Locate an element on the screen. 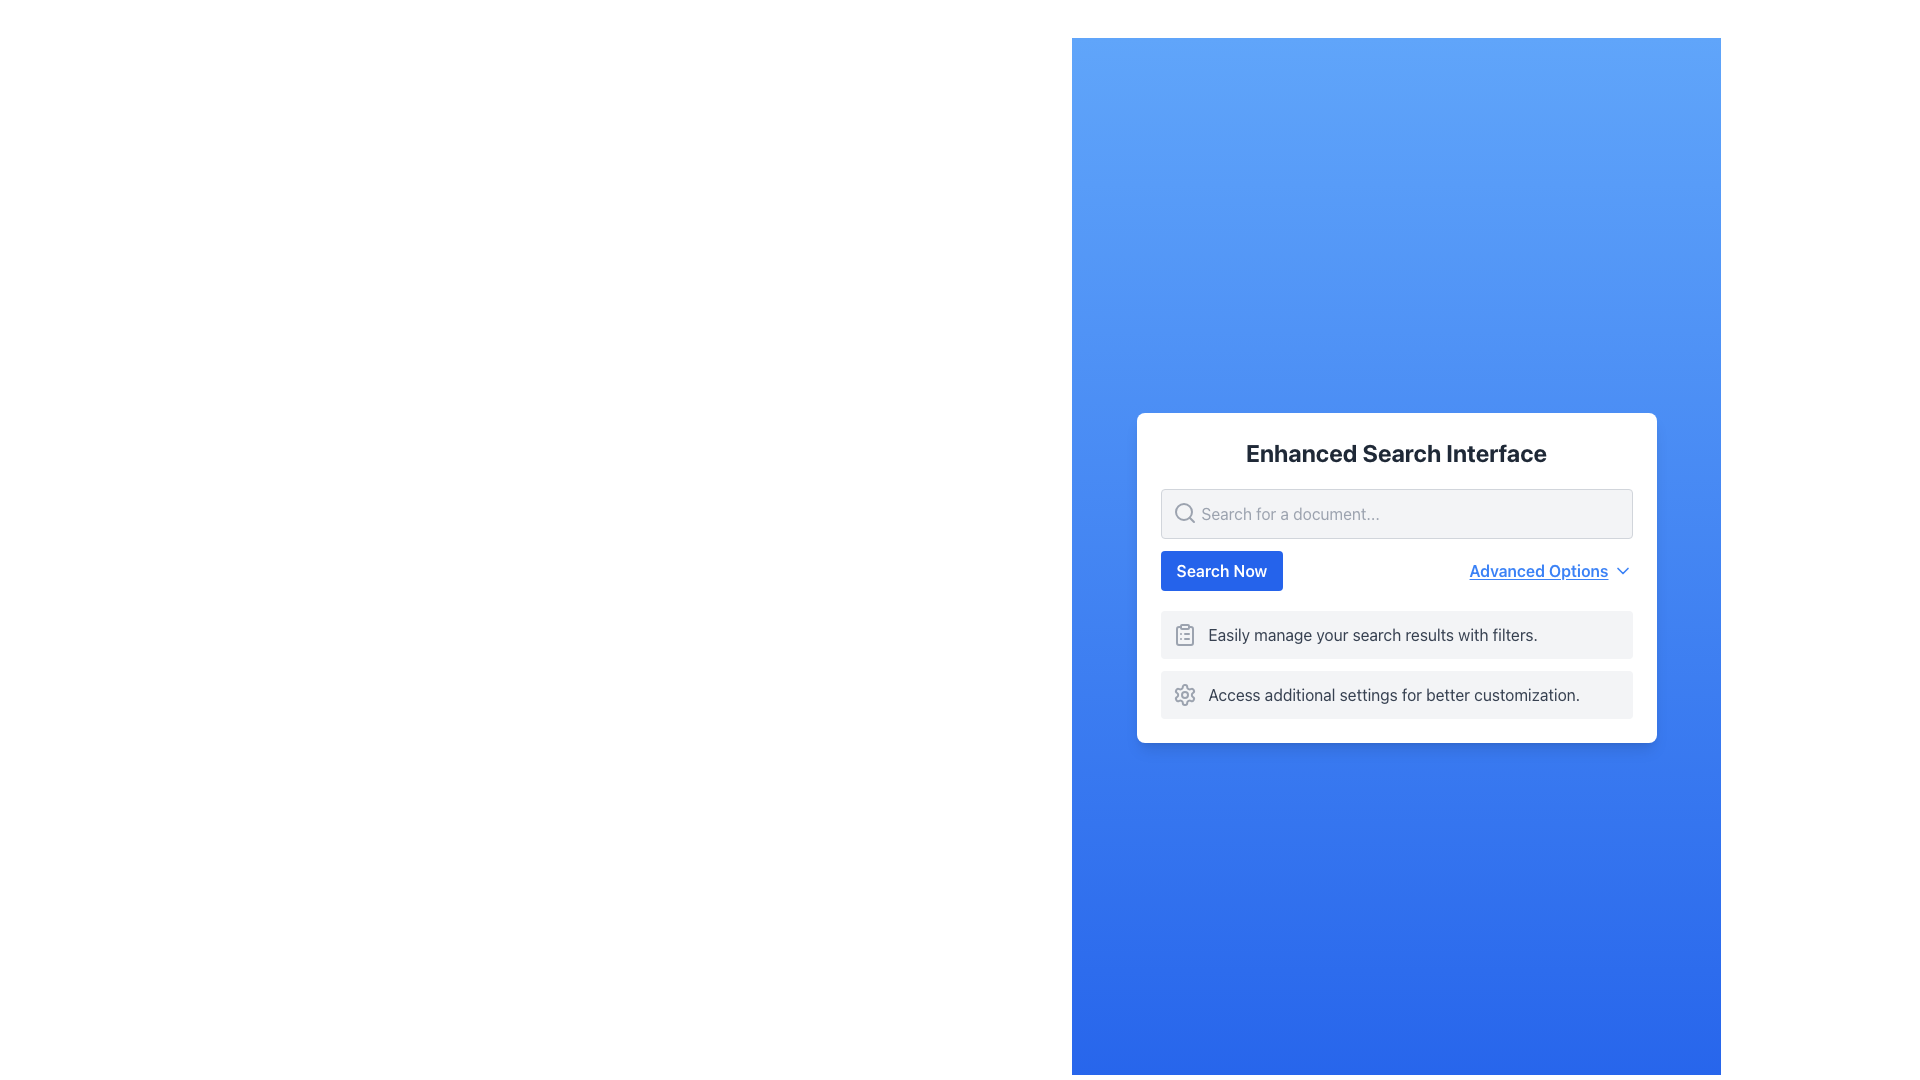 Image resolution: width=1920 pixels, height=1080 pixels. the static text element saying 'Easily manage your search results with filters.' which is styled in gray and positioned below the blue 'Search Now' button is located at coordinates (1372, 635).